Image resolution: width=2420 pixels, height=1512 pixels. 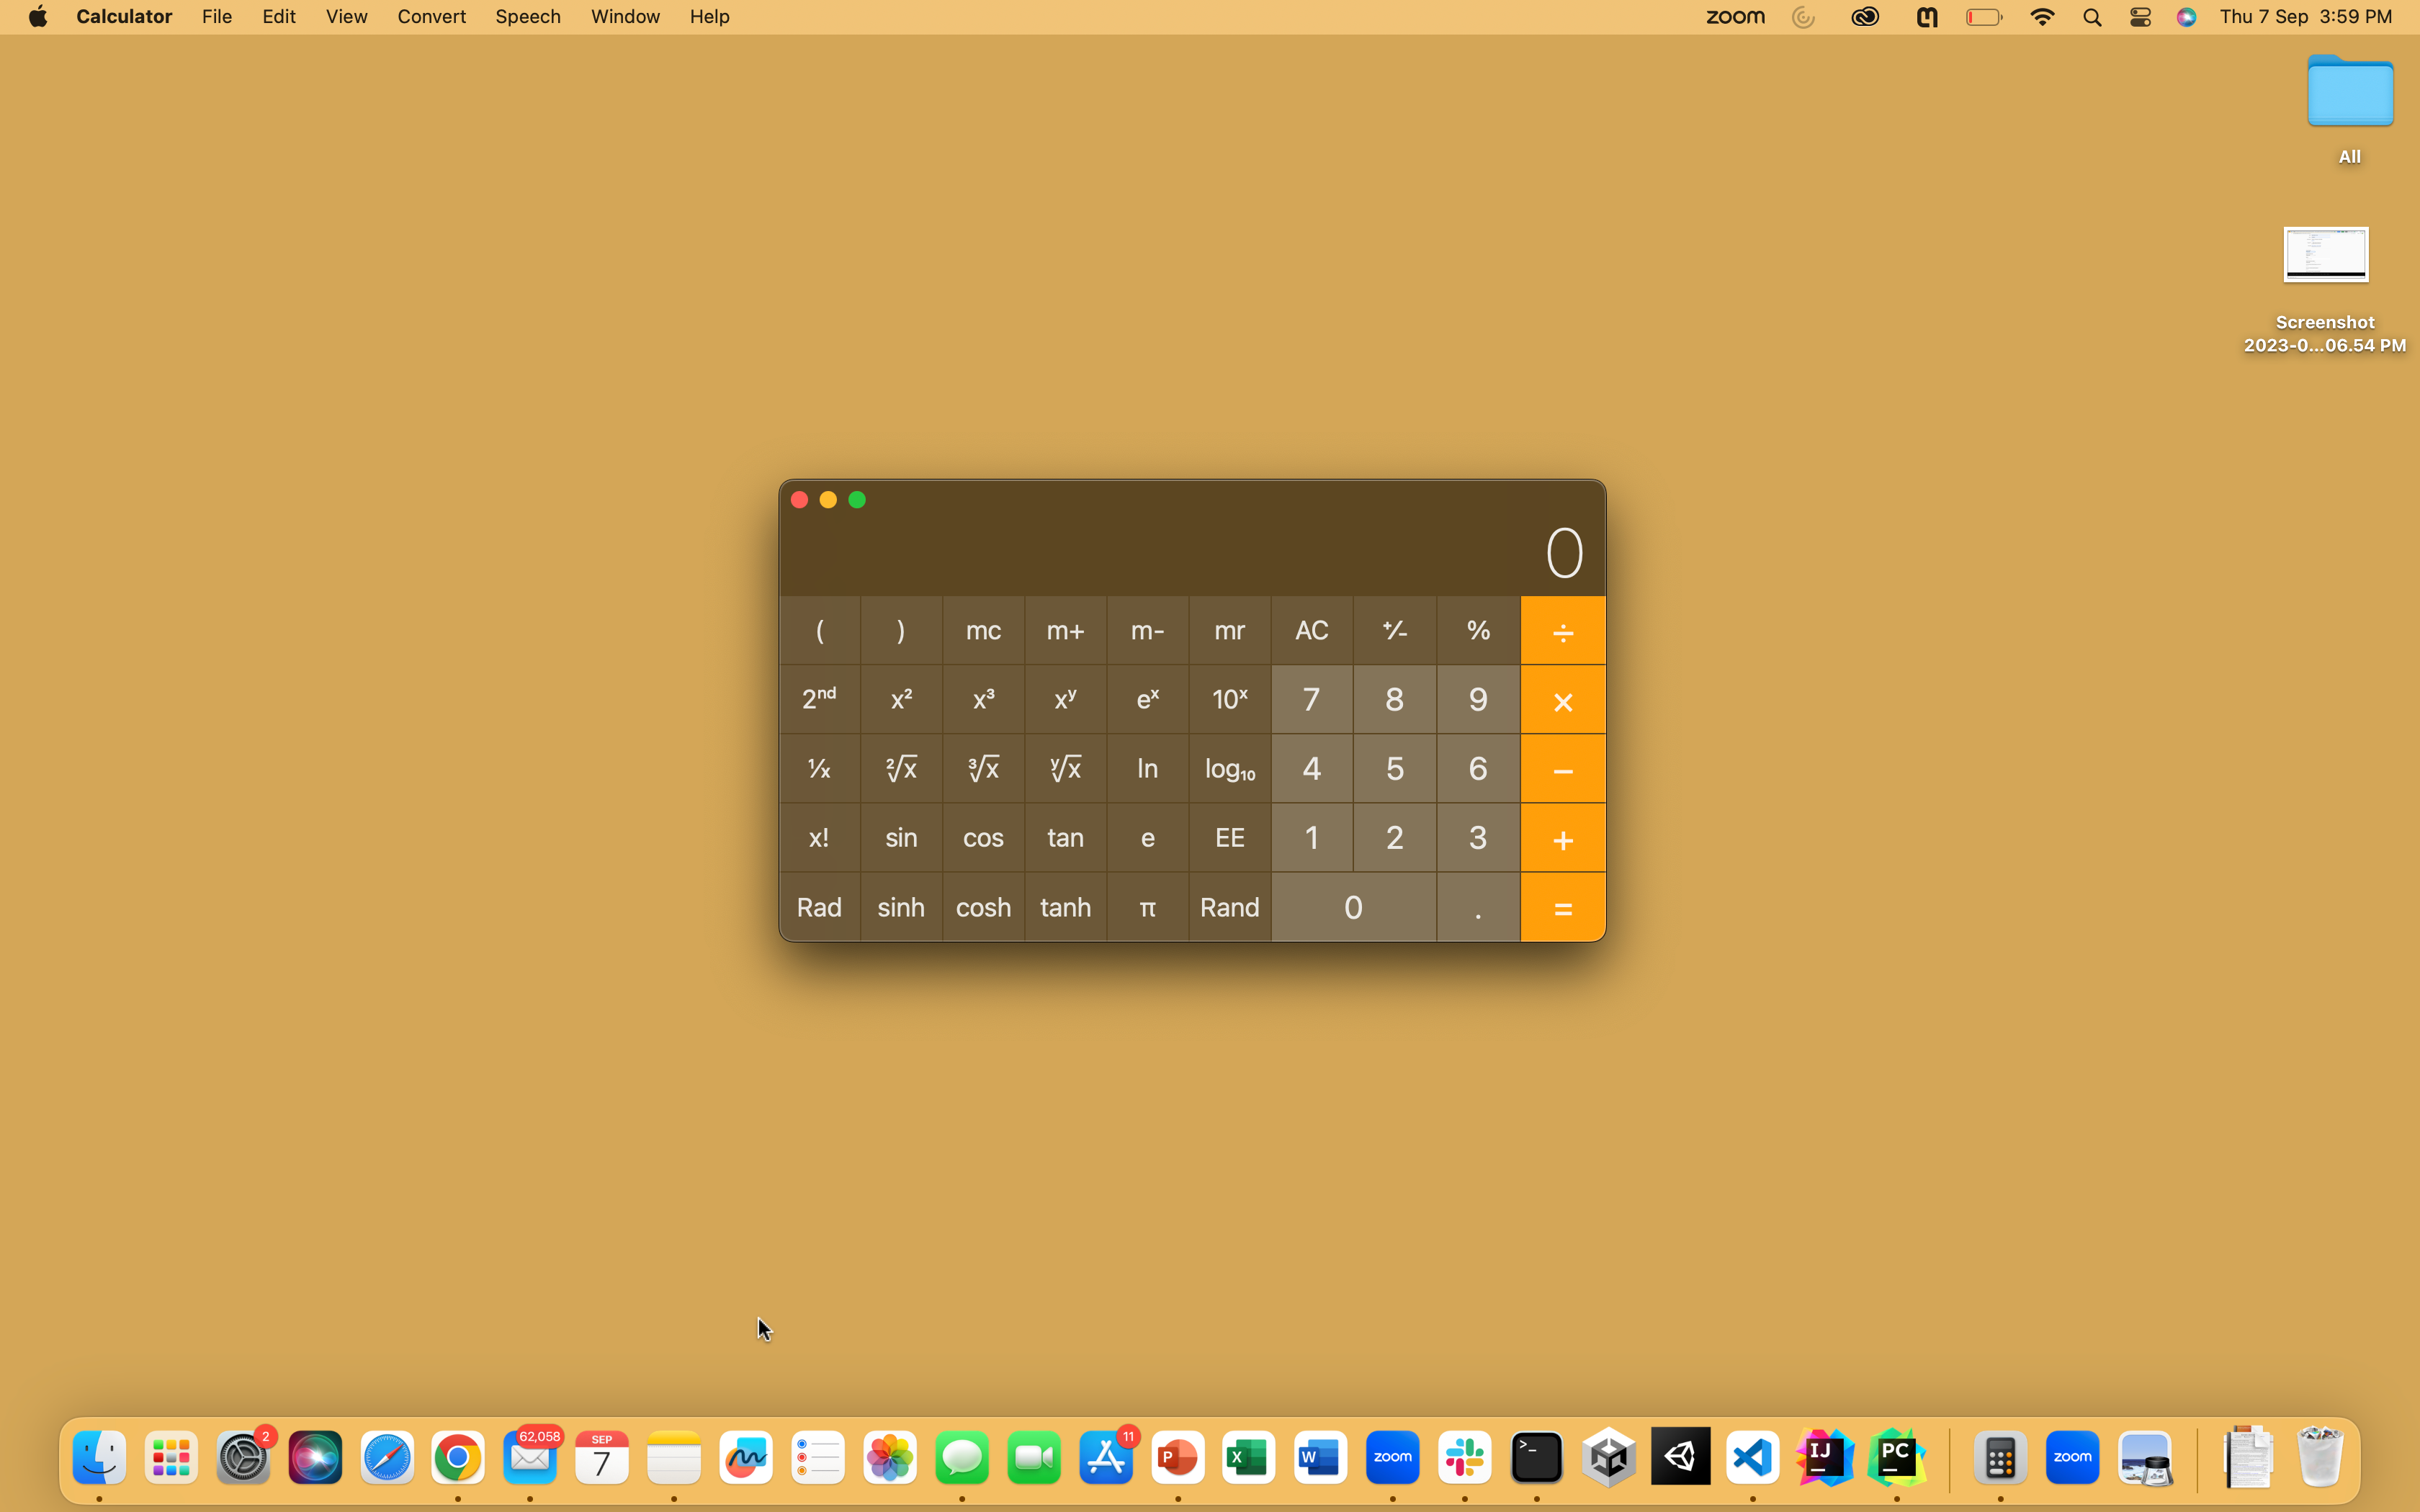 What do you see at coordinates (1309, 767) in the screenshot?
I see `Identify the sine for a 45-degree angle` at bounding box center [1309, 767].